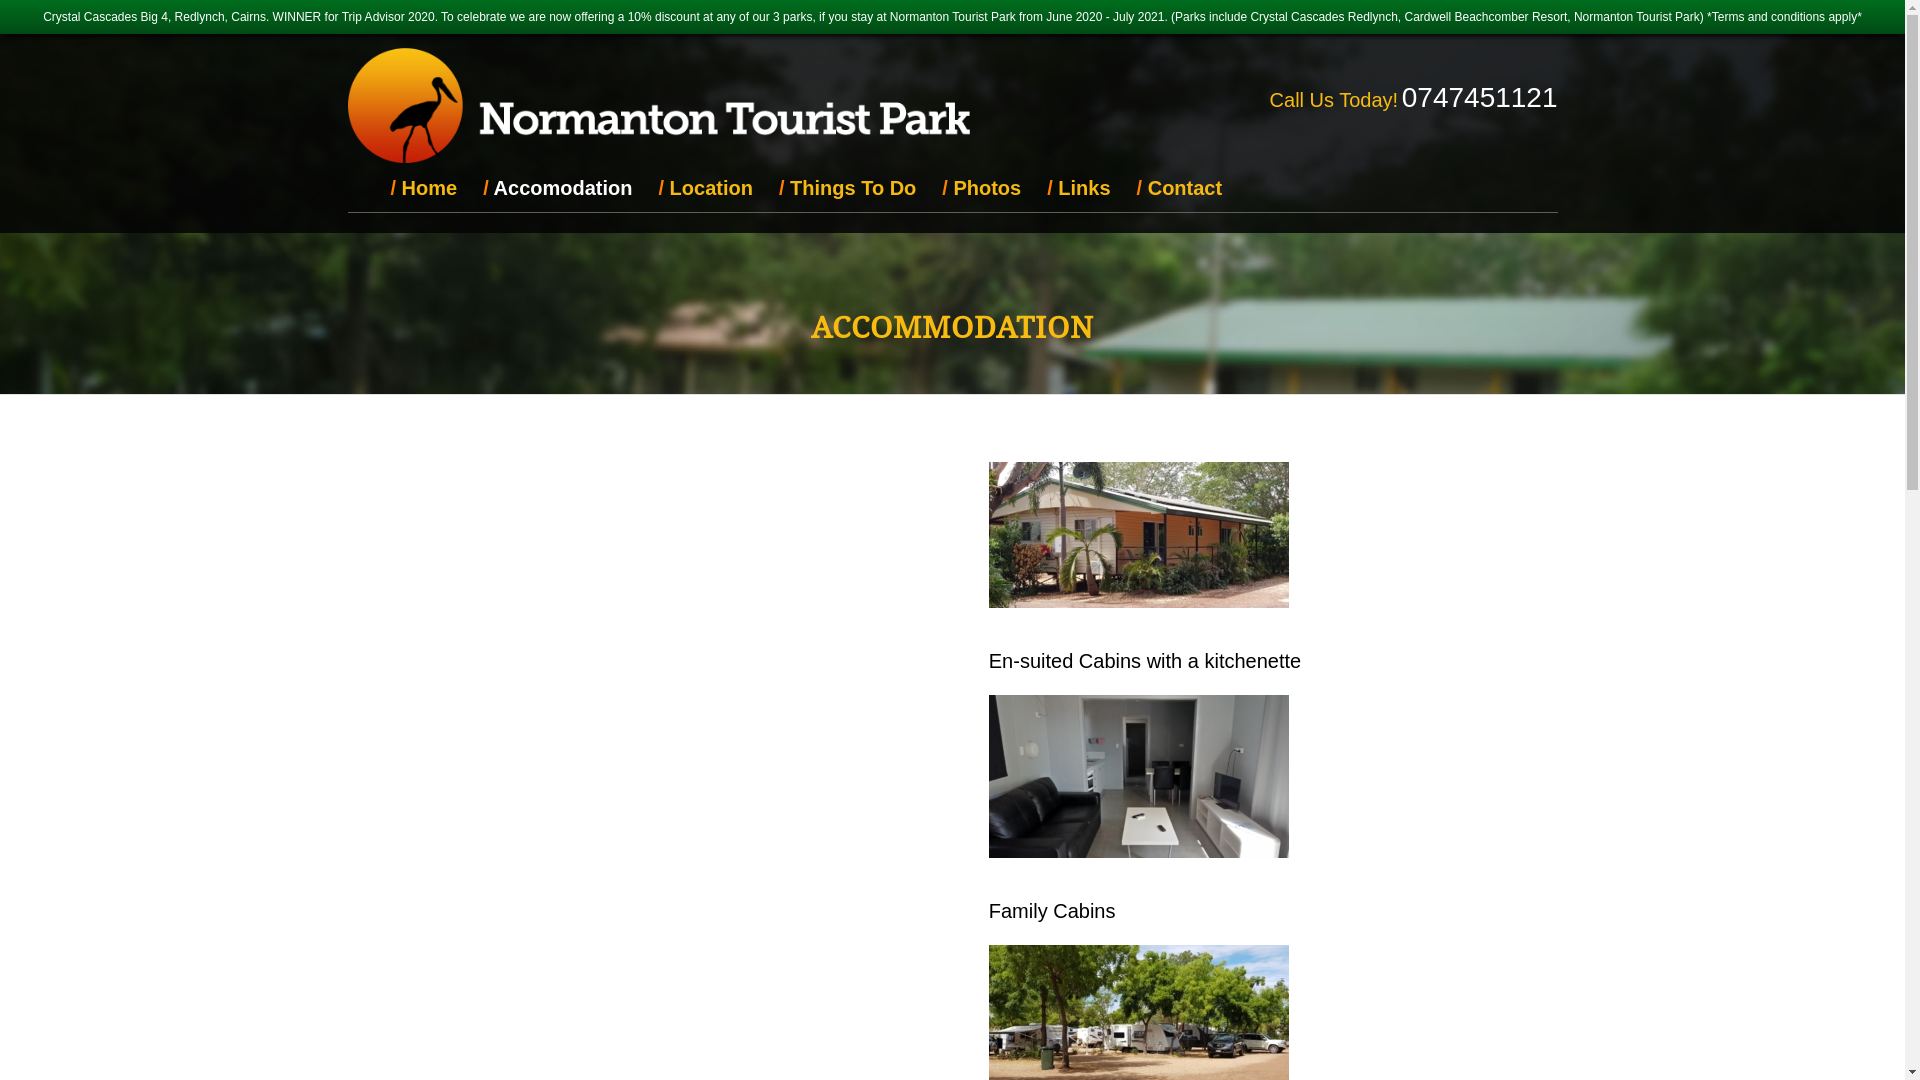 Image resolution: width=1920 pixels, height=1080 pixels. What do you see at coordinates (847, 188) in the screenshot?
I see `'/ Things To Do'` at bounding box center [847, 188].